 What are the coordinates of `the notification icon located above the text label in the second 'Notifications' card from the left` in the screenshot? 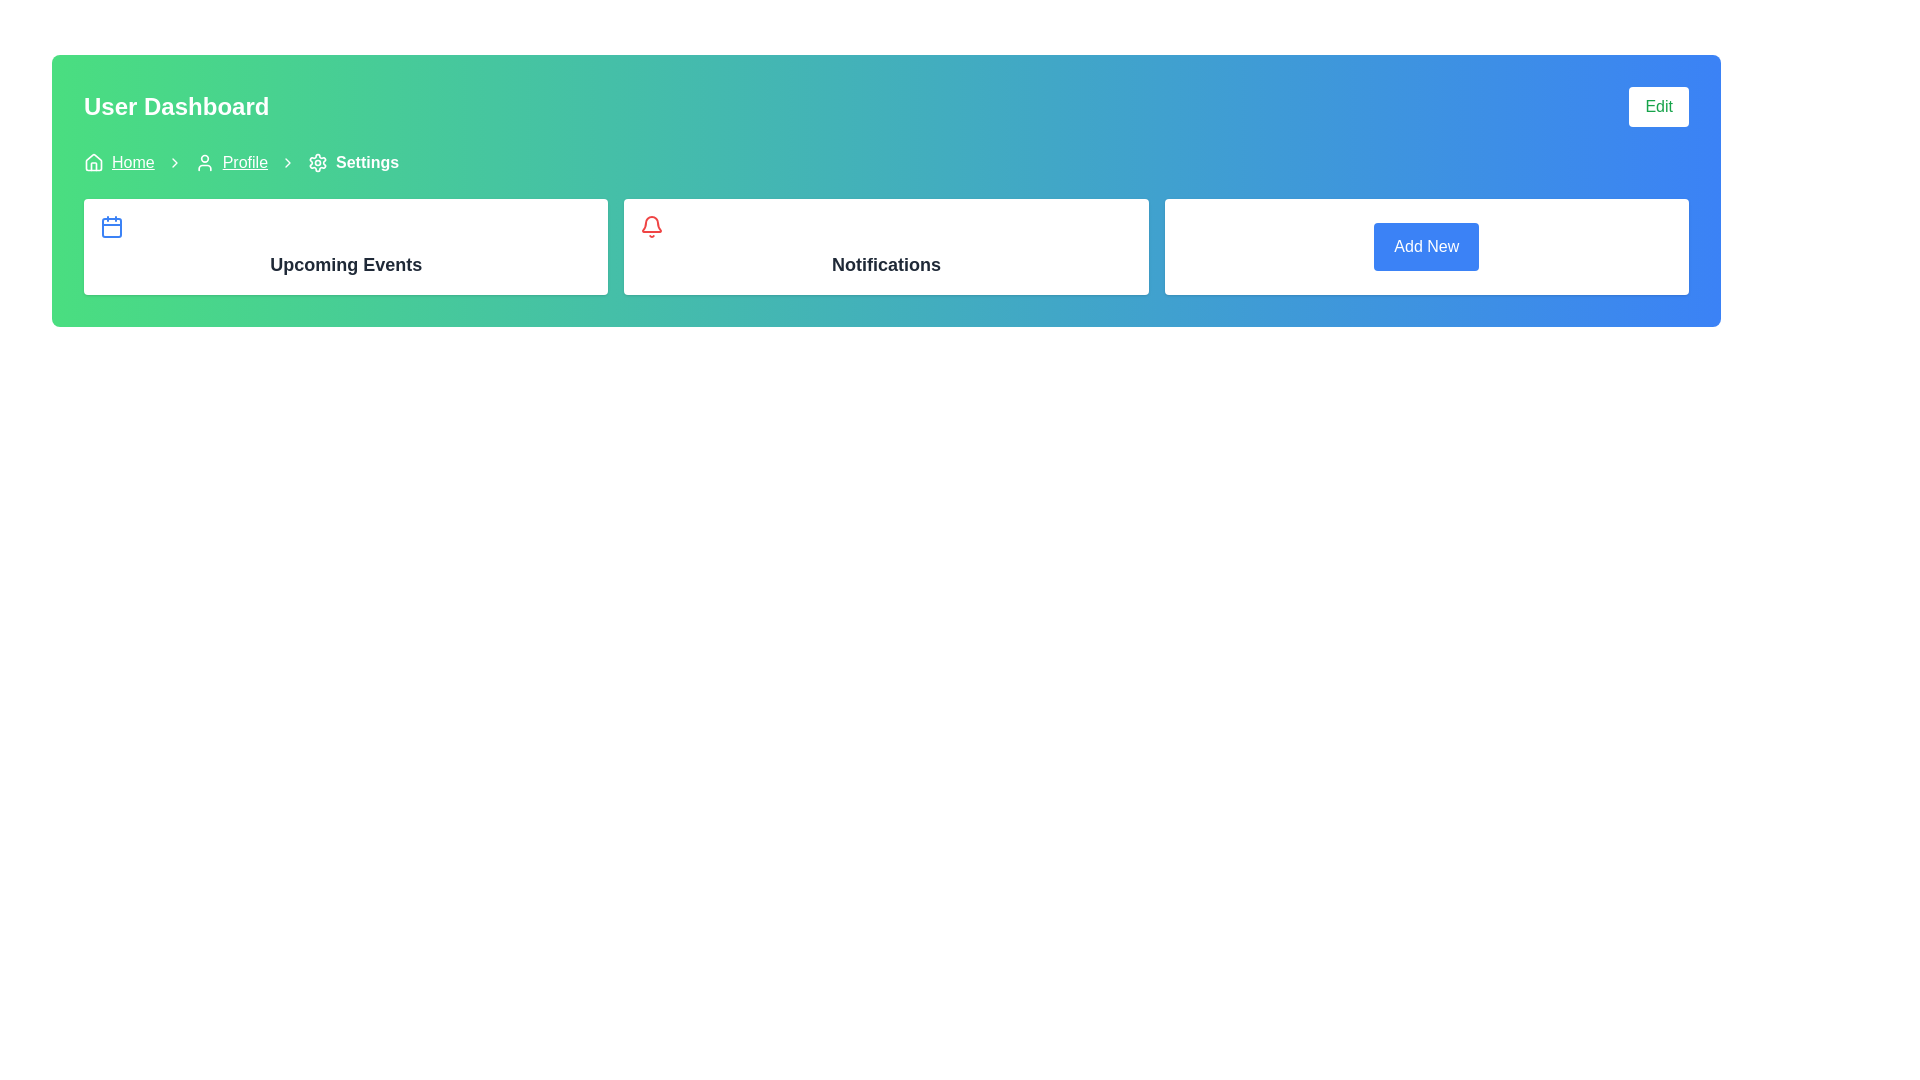 It's located at (652, 226).